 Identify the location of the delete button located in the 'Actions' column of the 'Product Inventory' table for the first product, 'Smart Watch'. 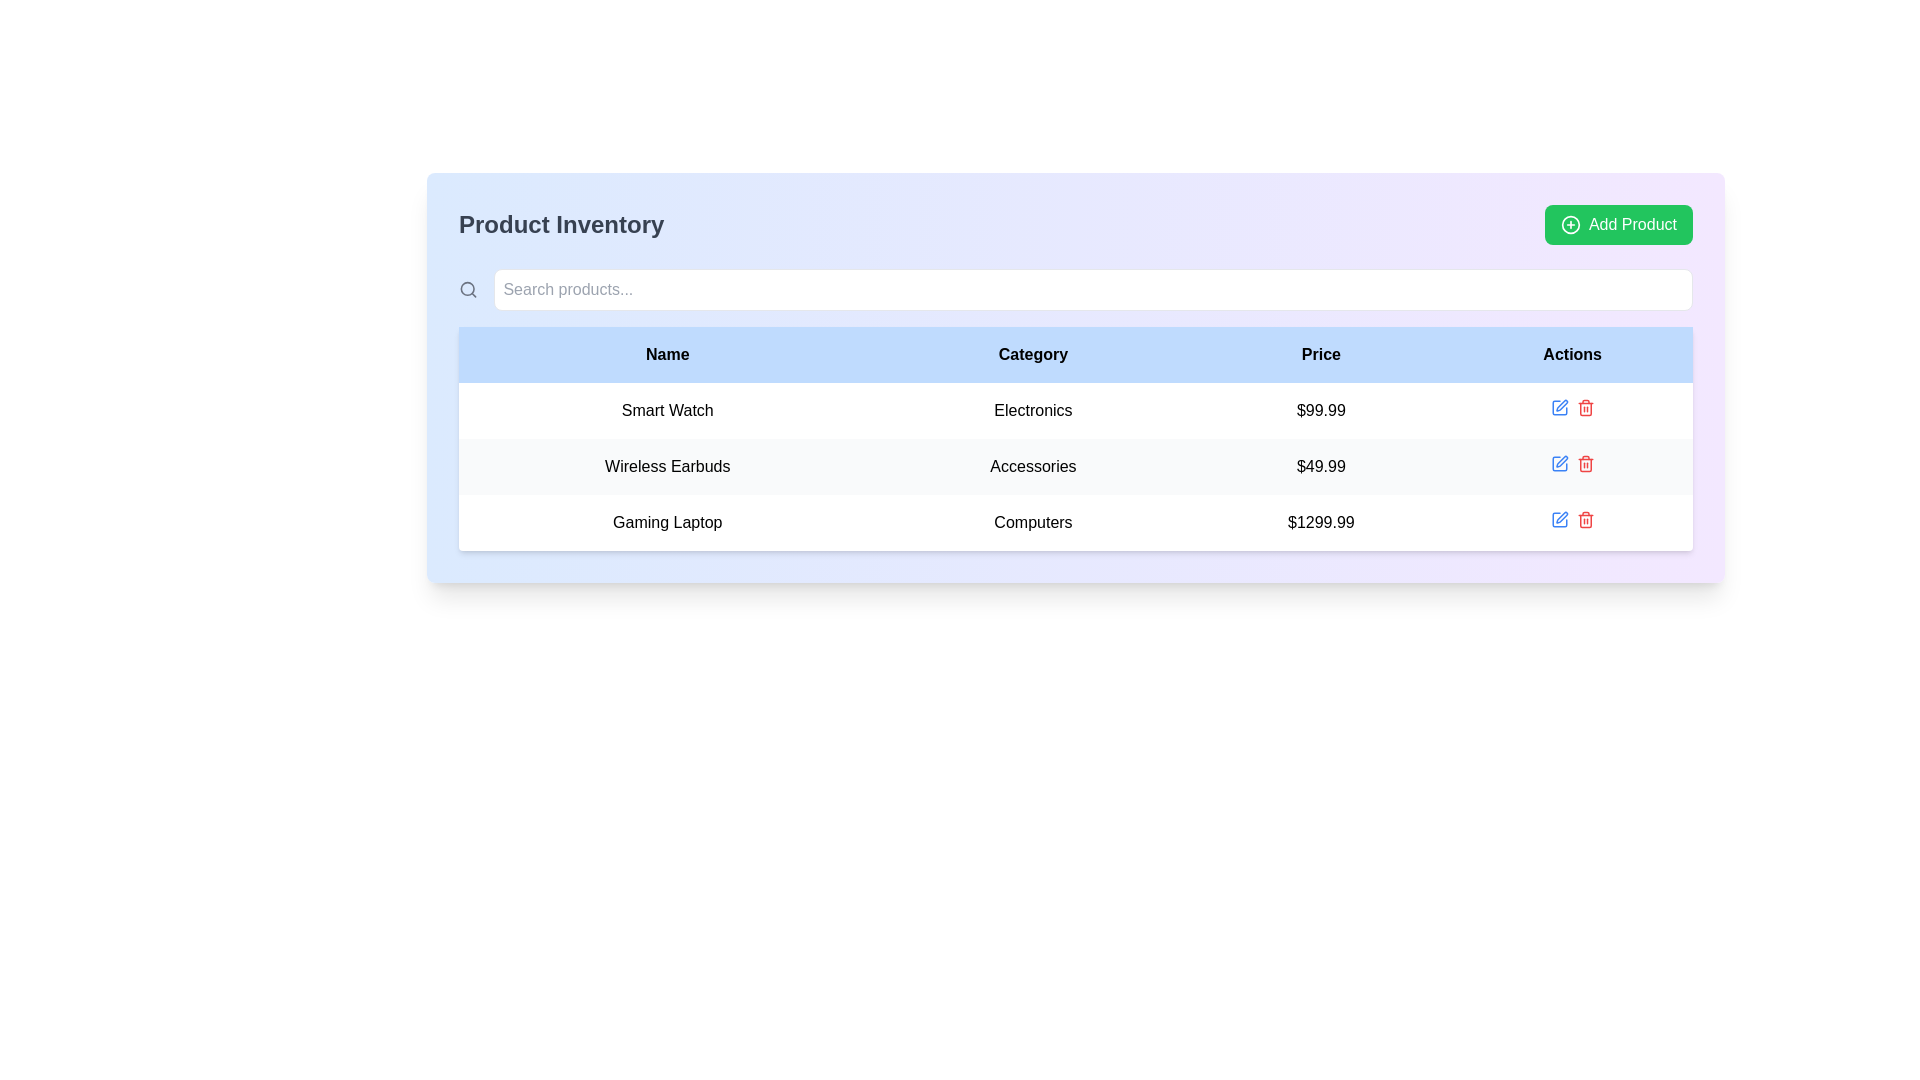
(1584, 407).